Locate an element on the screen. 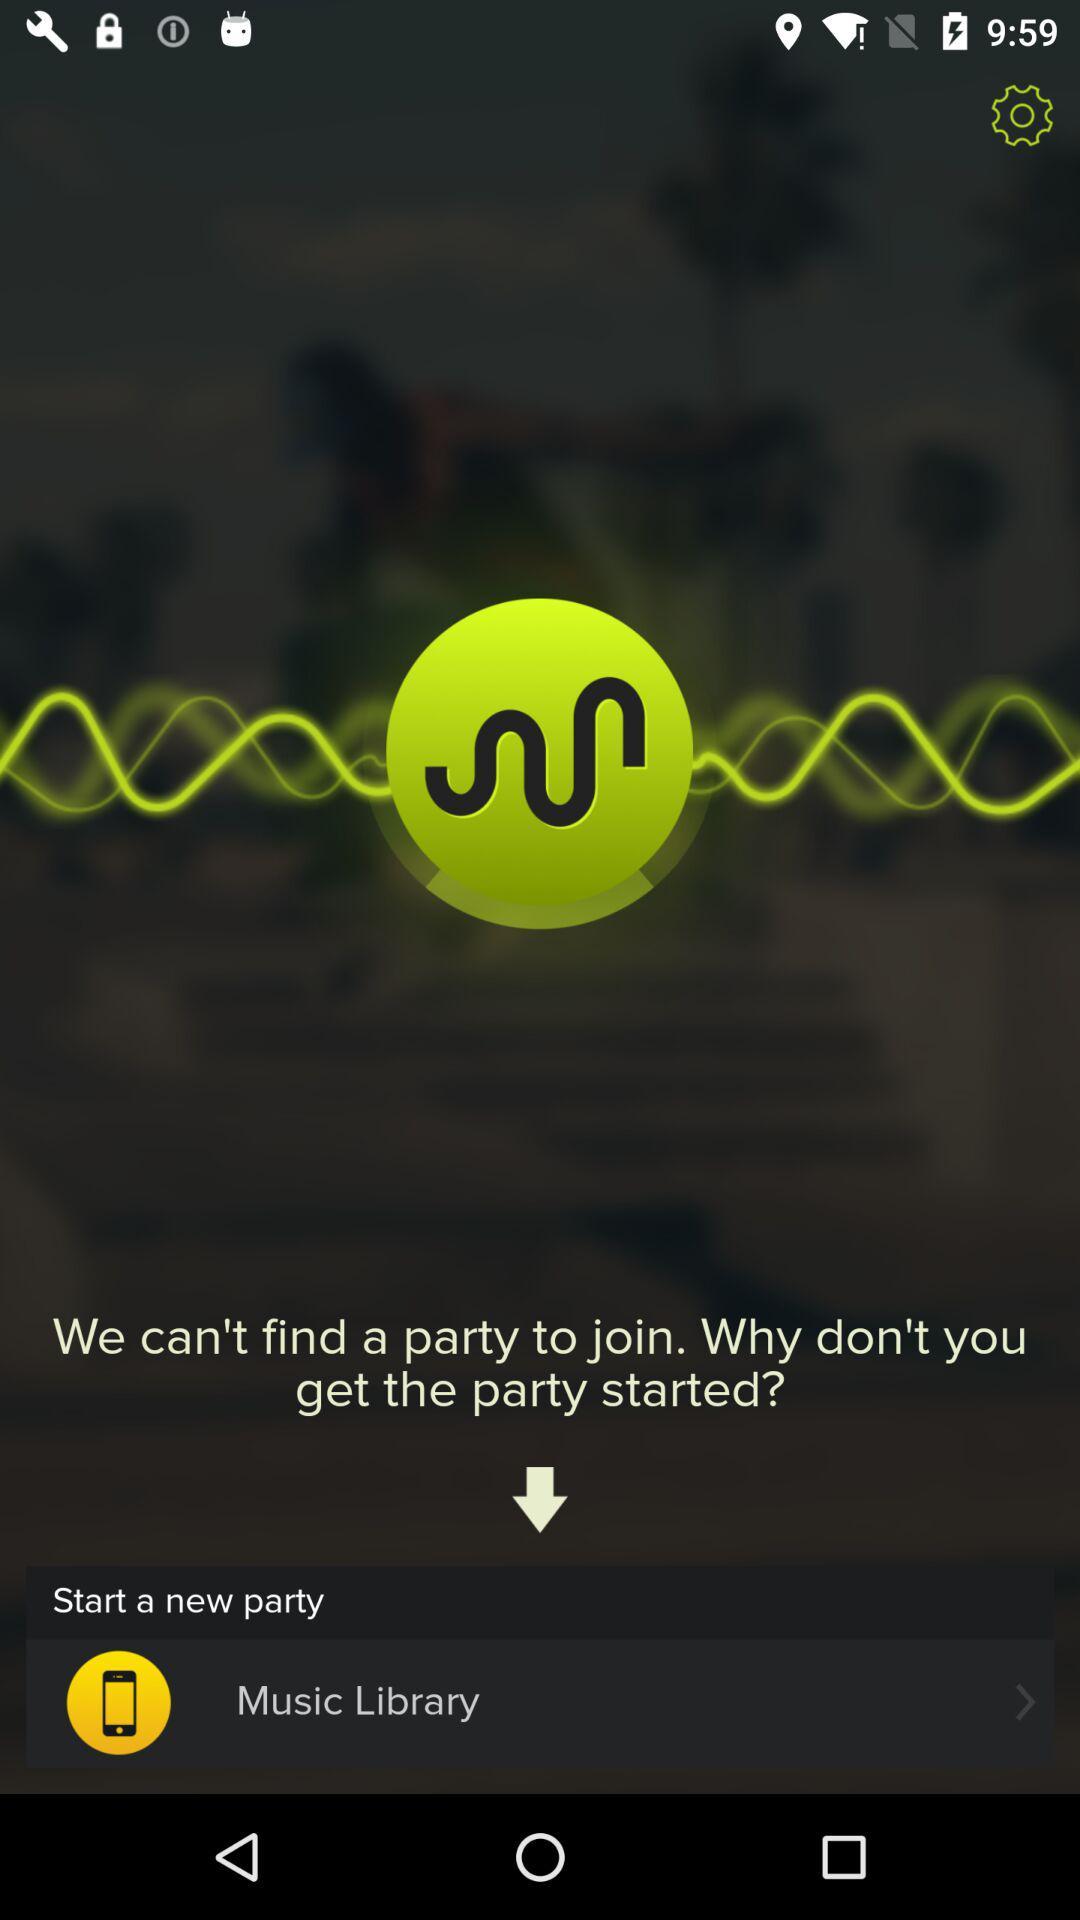  the icon at the top right corner is located at coordinates (1022, 114).